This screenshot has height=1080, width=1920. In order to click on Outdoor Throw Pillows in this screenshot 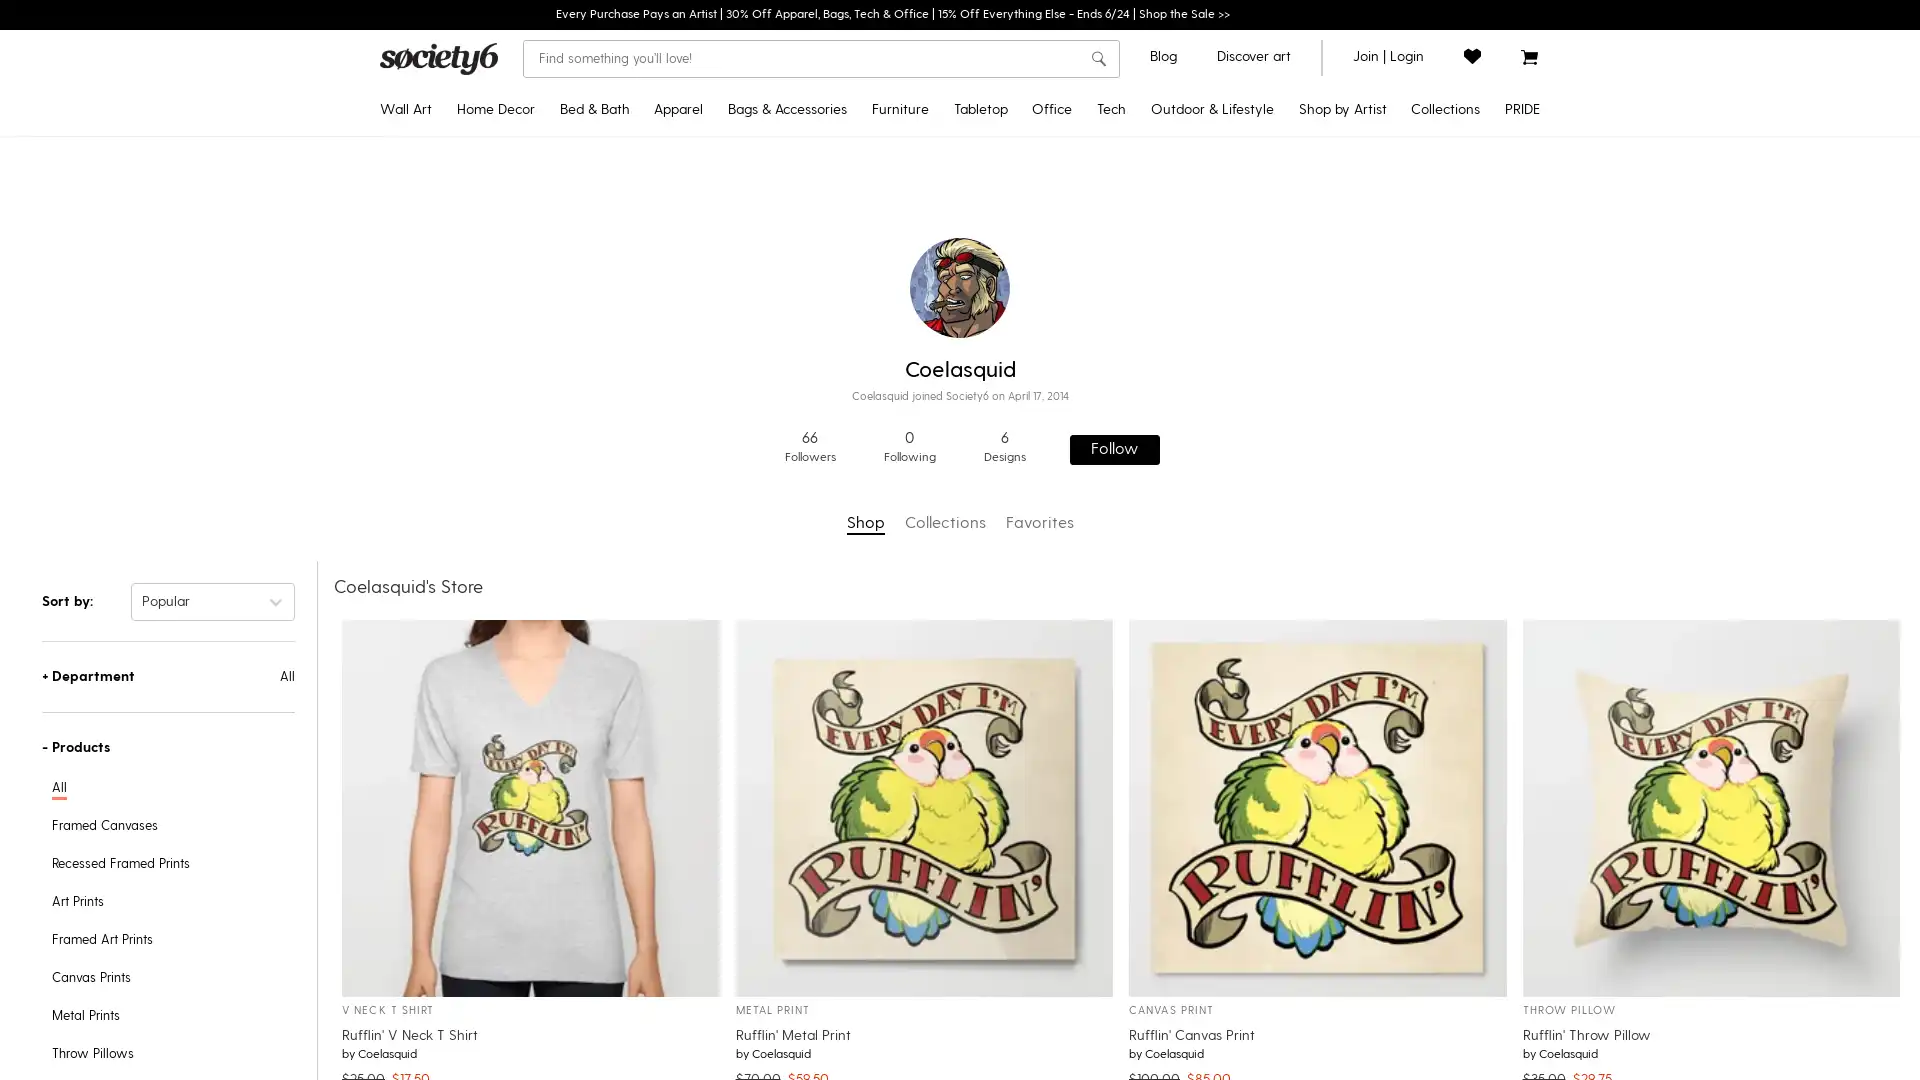, I will do `click(1238, 322)`.